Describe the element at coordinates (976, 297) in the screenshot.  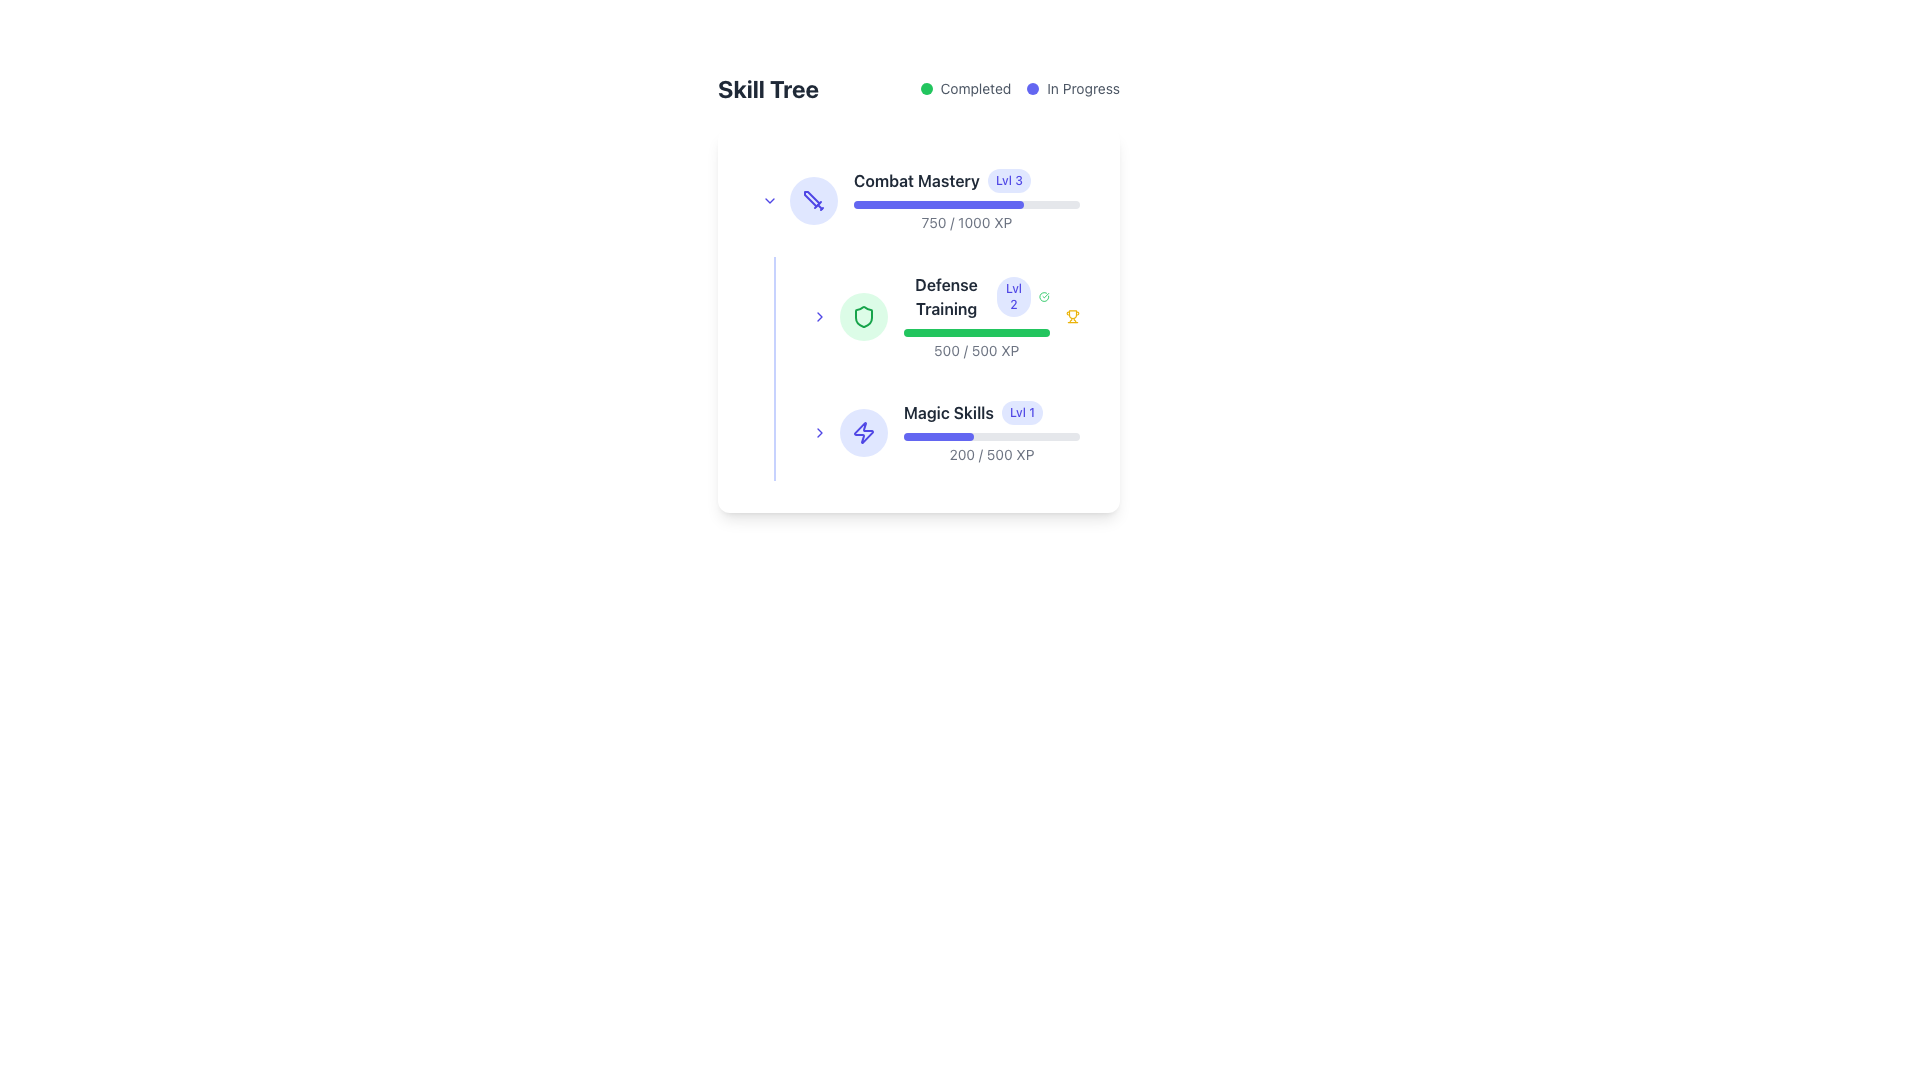
I see `level information displayed in the skill level component labeled 'Defense Training', which shows the current level as 'Lvl 2'` at that location.